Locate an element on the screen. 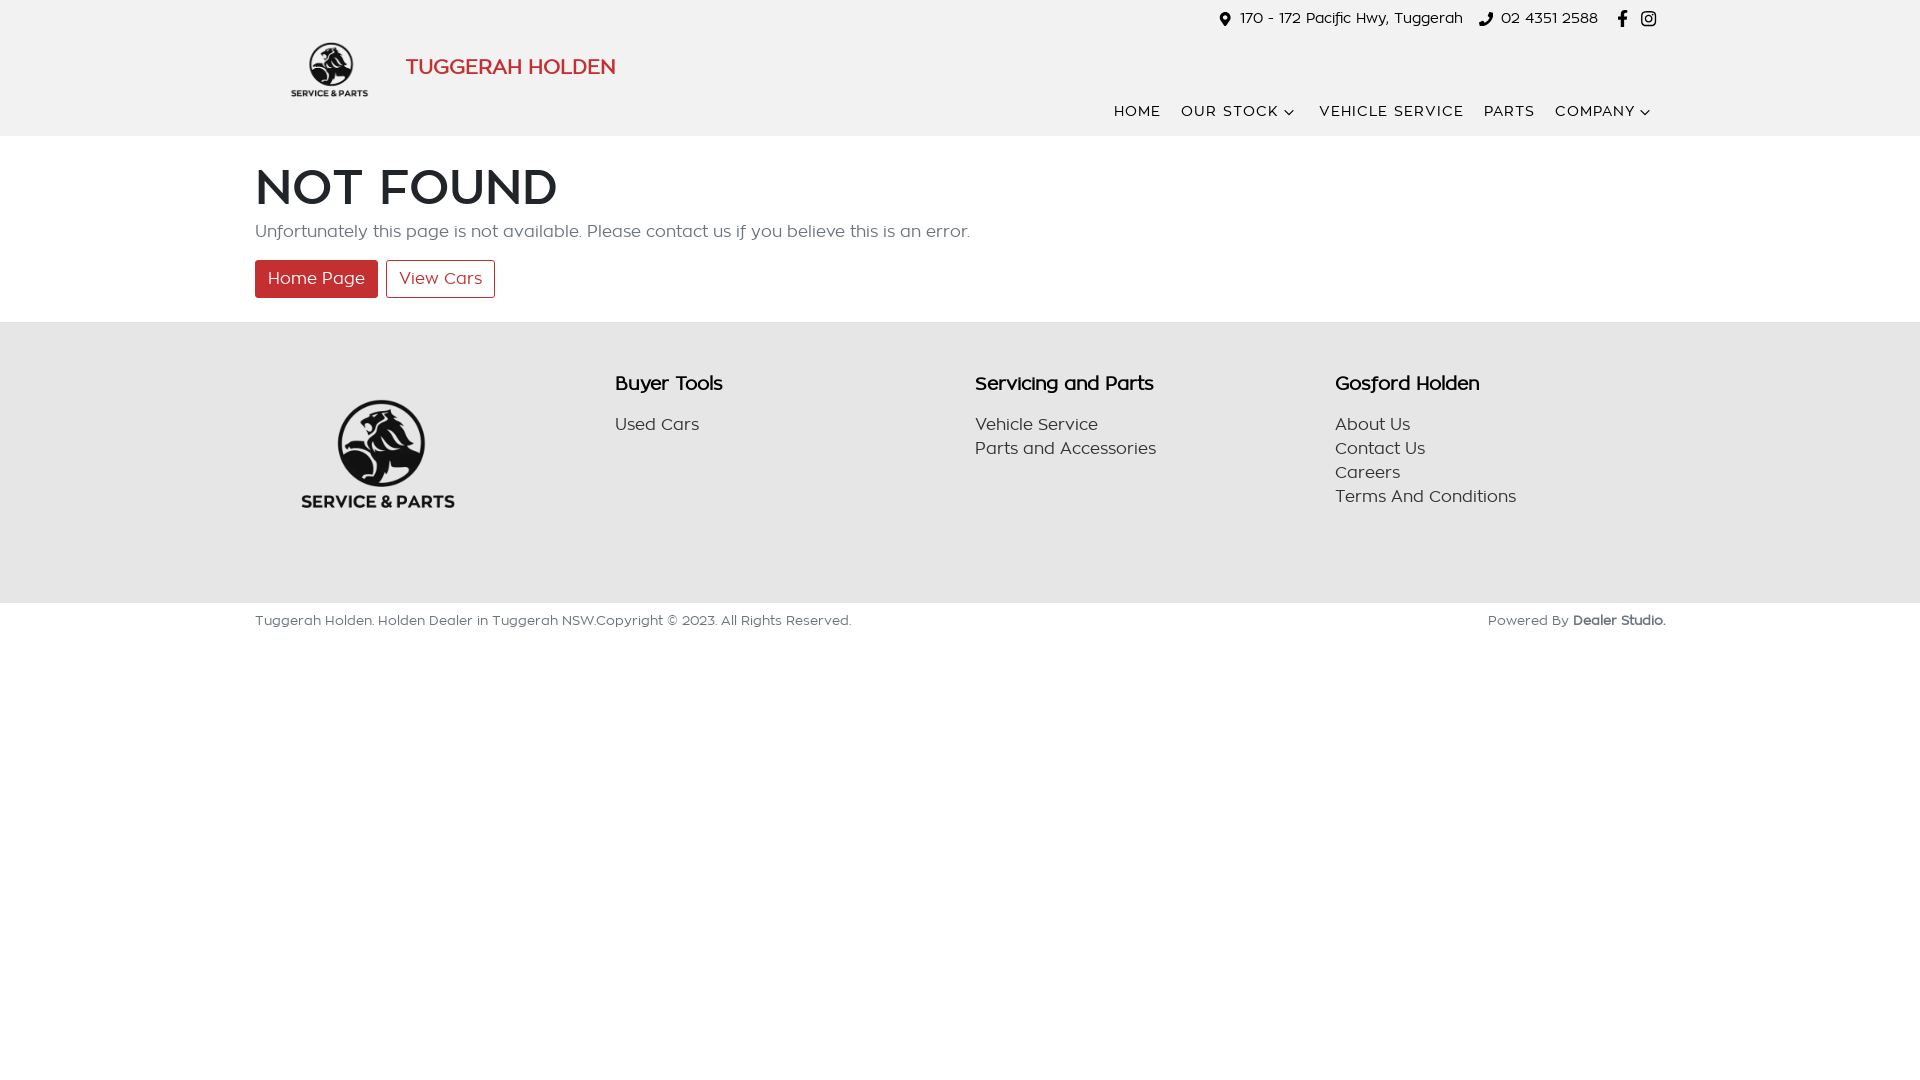  'Dealer Studio.' is located at coordinates (1618, 619).